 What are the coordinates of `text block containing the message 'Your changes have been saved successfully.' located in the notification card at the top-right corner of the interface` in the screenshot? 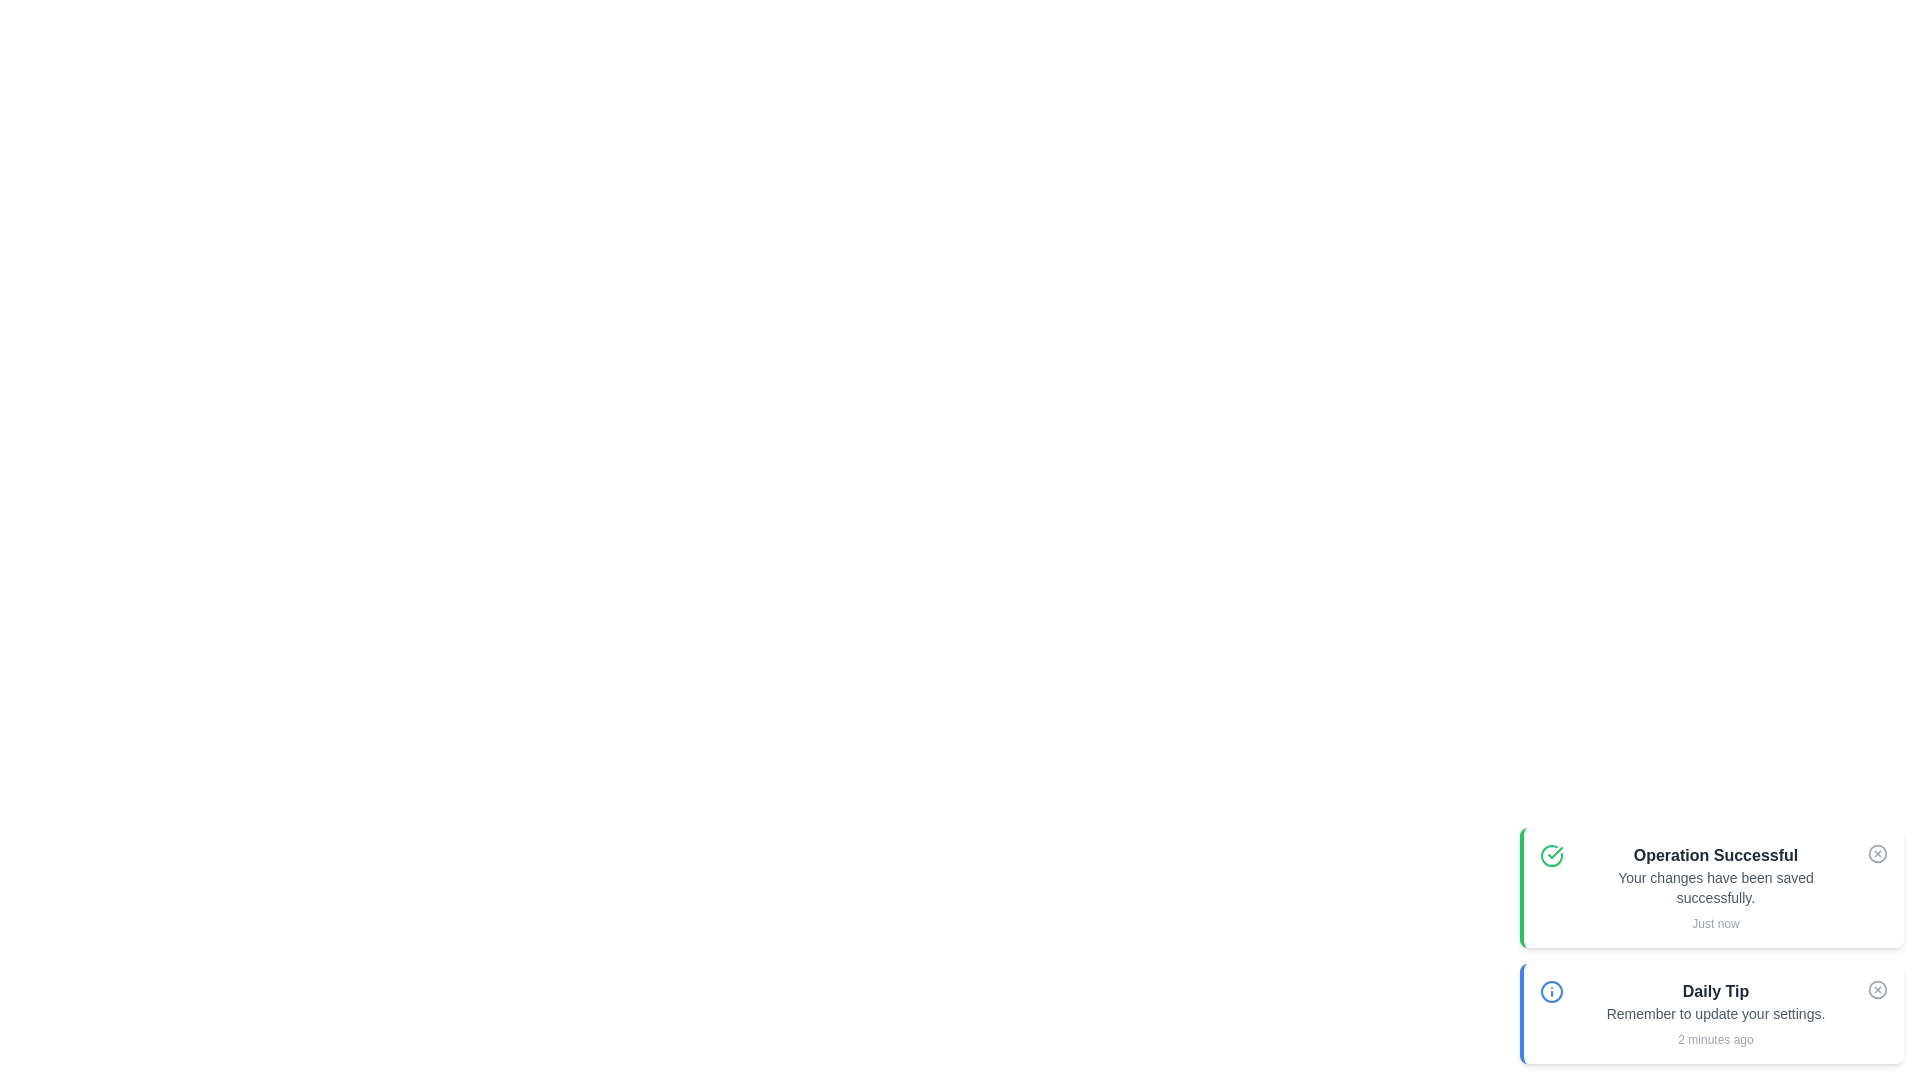 It's located at (1715, 886).